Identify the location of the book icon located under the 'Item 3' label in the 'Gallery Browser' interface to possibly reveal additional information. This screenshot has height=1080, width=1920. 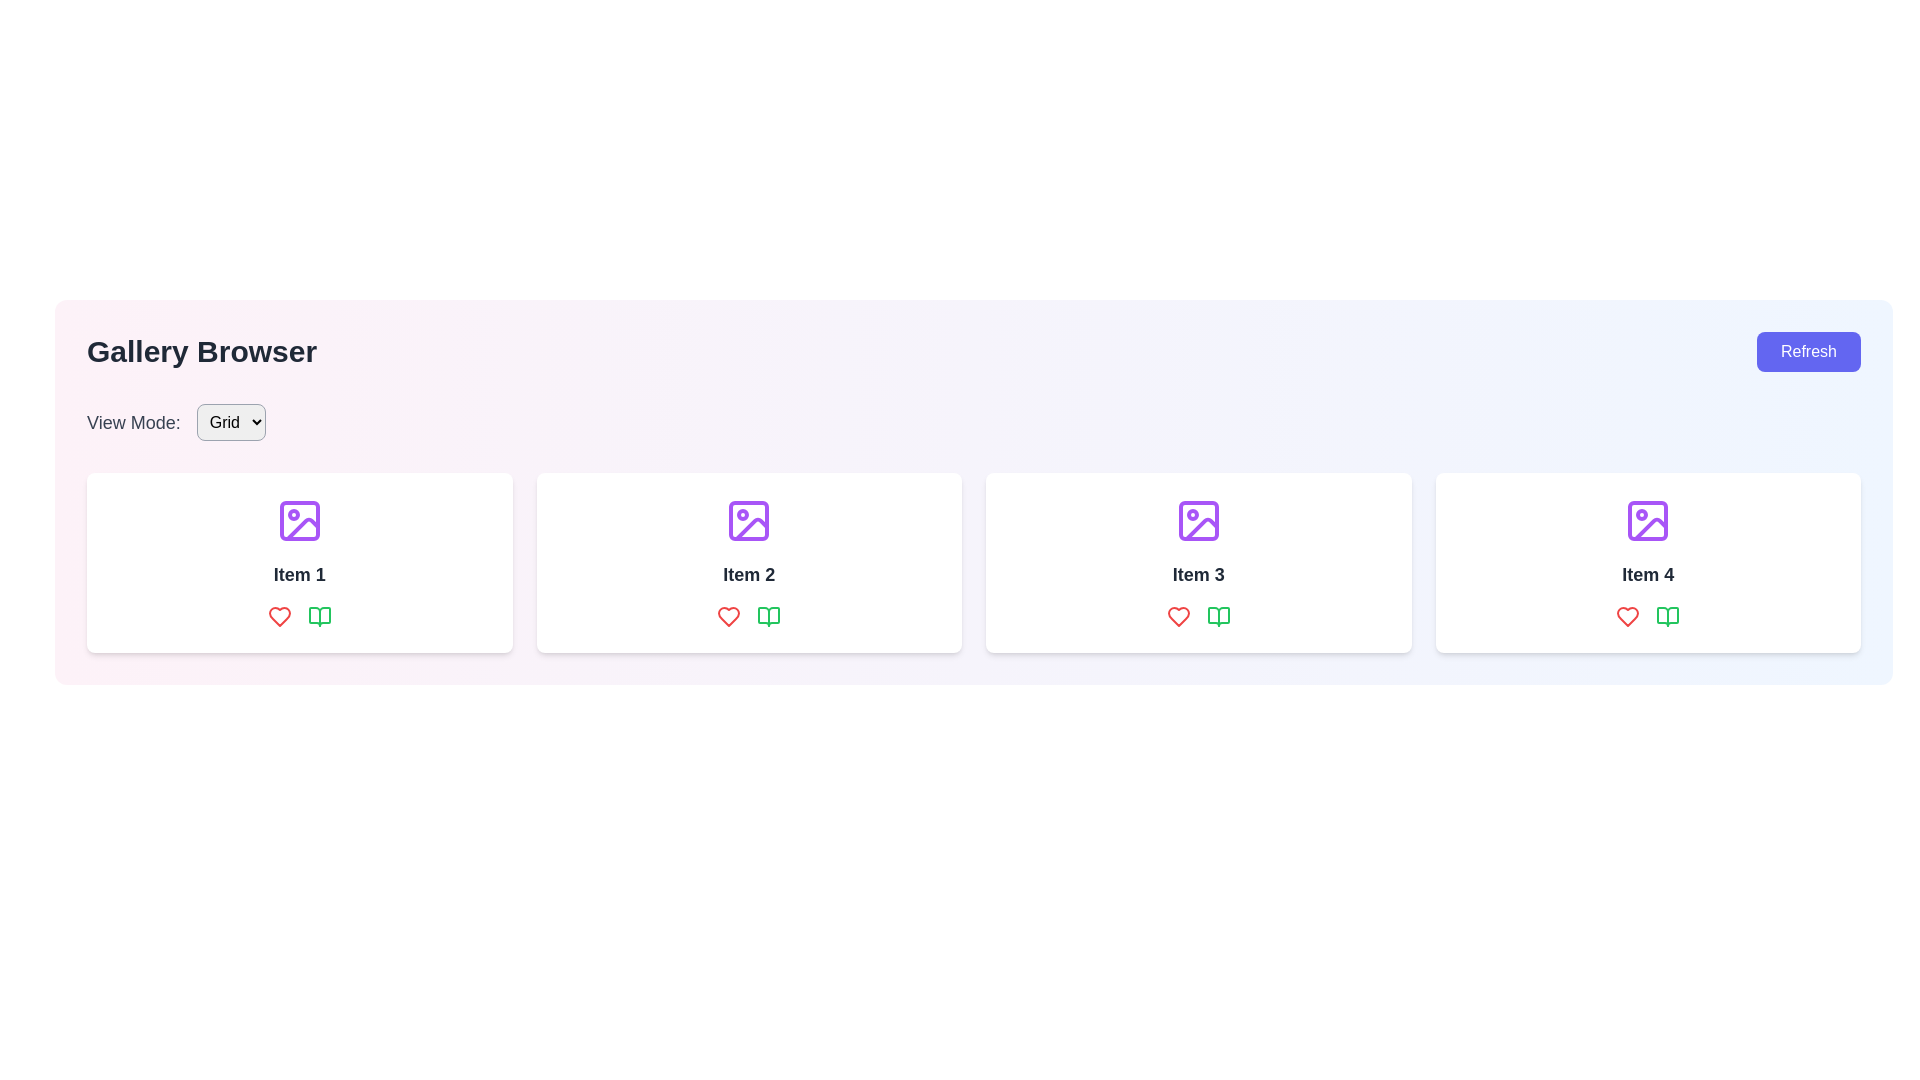
(1217, 616).